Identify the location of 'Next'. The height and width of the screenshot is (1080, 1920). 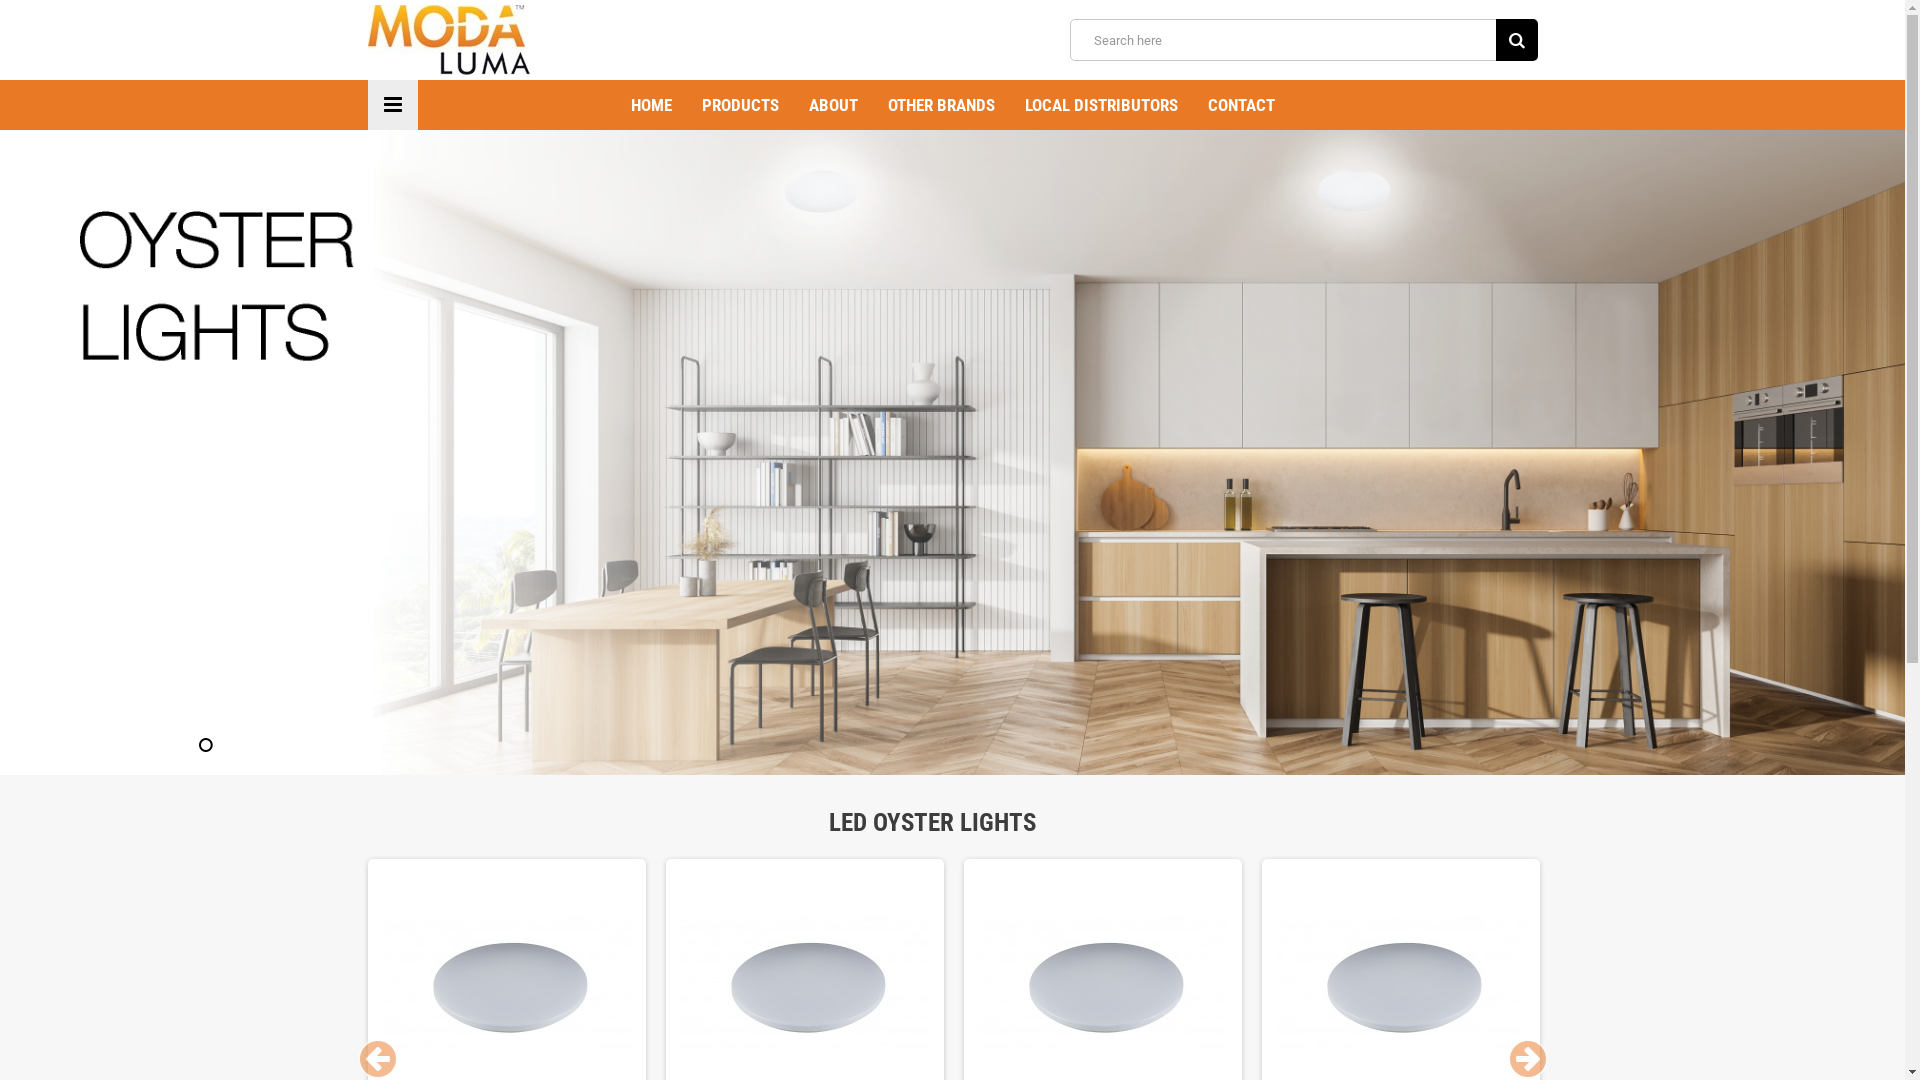
(1526, 1058).